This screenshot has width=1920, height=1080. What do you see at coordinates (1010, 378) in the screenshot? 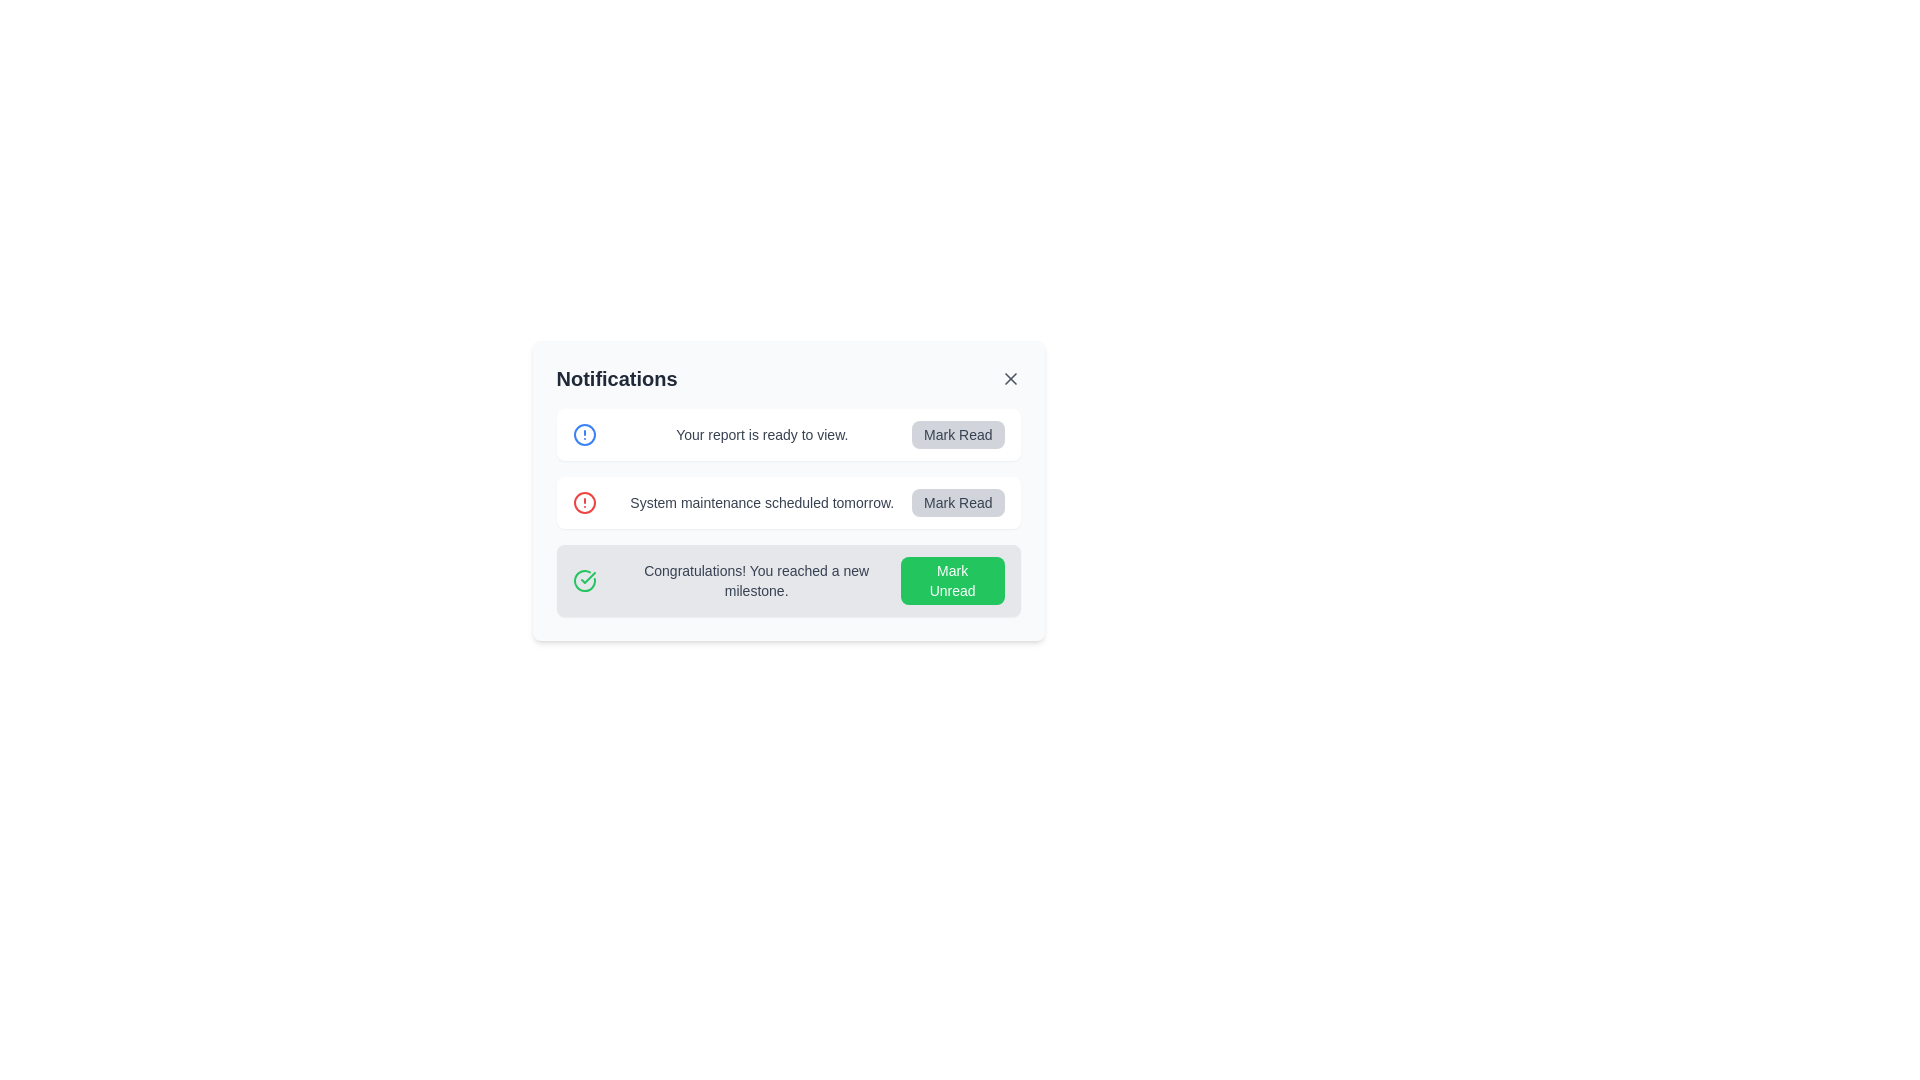
I see `the close button located in the top-right corner of the notification panel` at bounding box center [1010, 378].